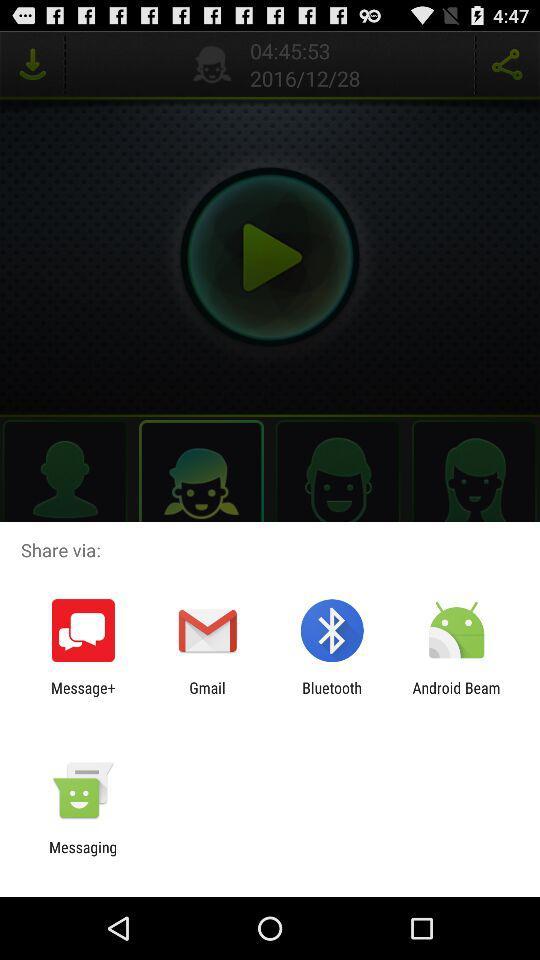 The height and width of the screenshot is (960, 540). Describe the element at coordinates (82, 696) in the screenshot. I see `the icon next to gmail app` at that location.